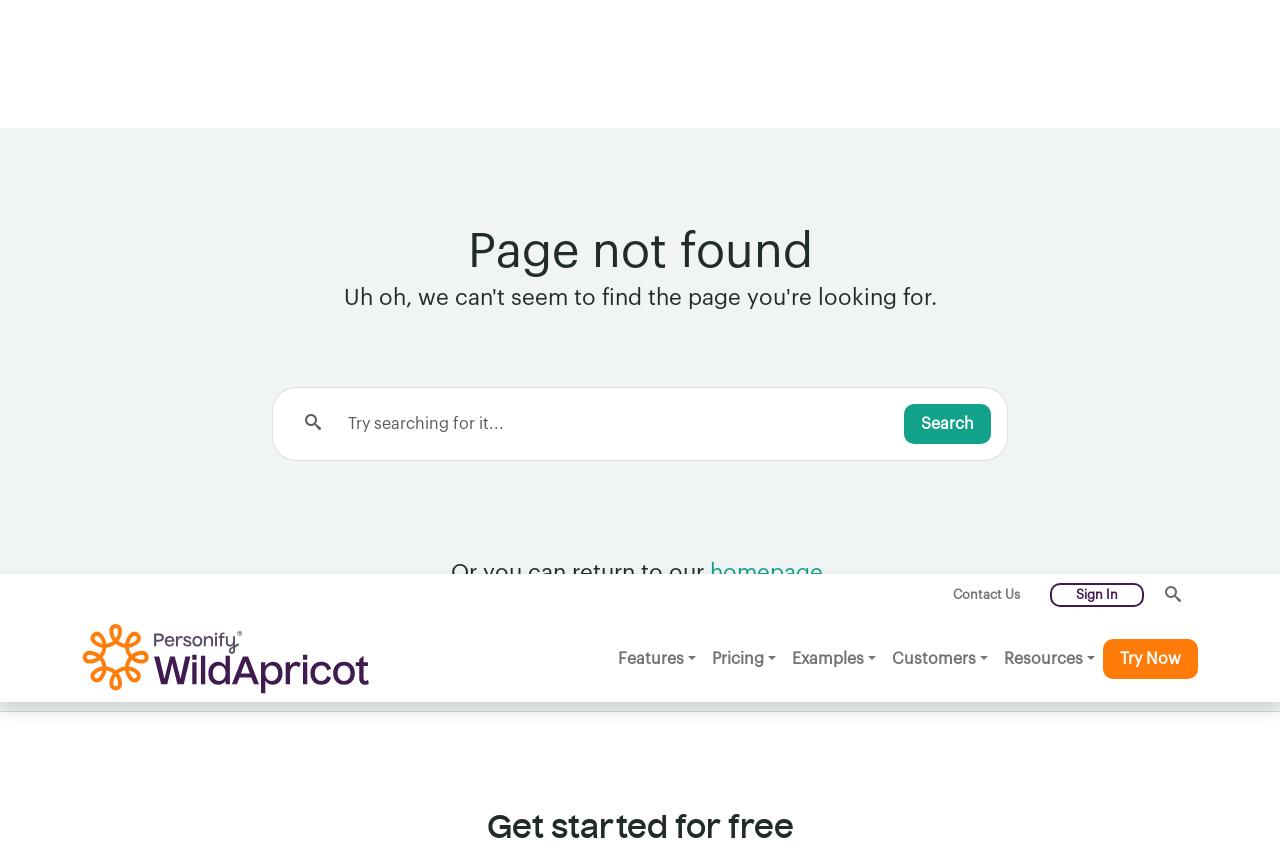 This screenshot has height=852, width=1280. Describe the element at coordinates (358, 716) in the screenshot. I see `'Volunteerism'` at that location.